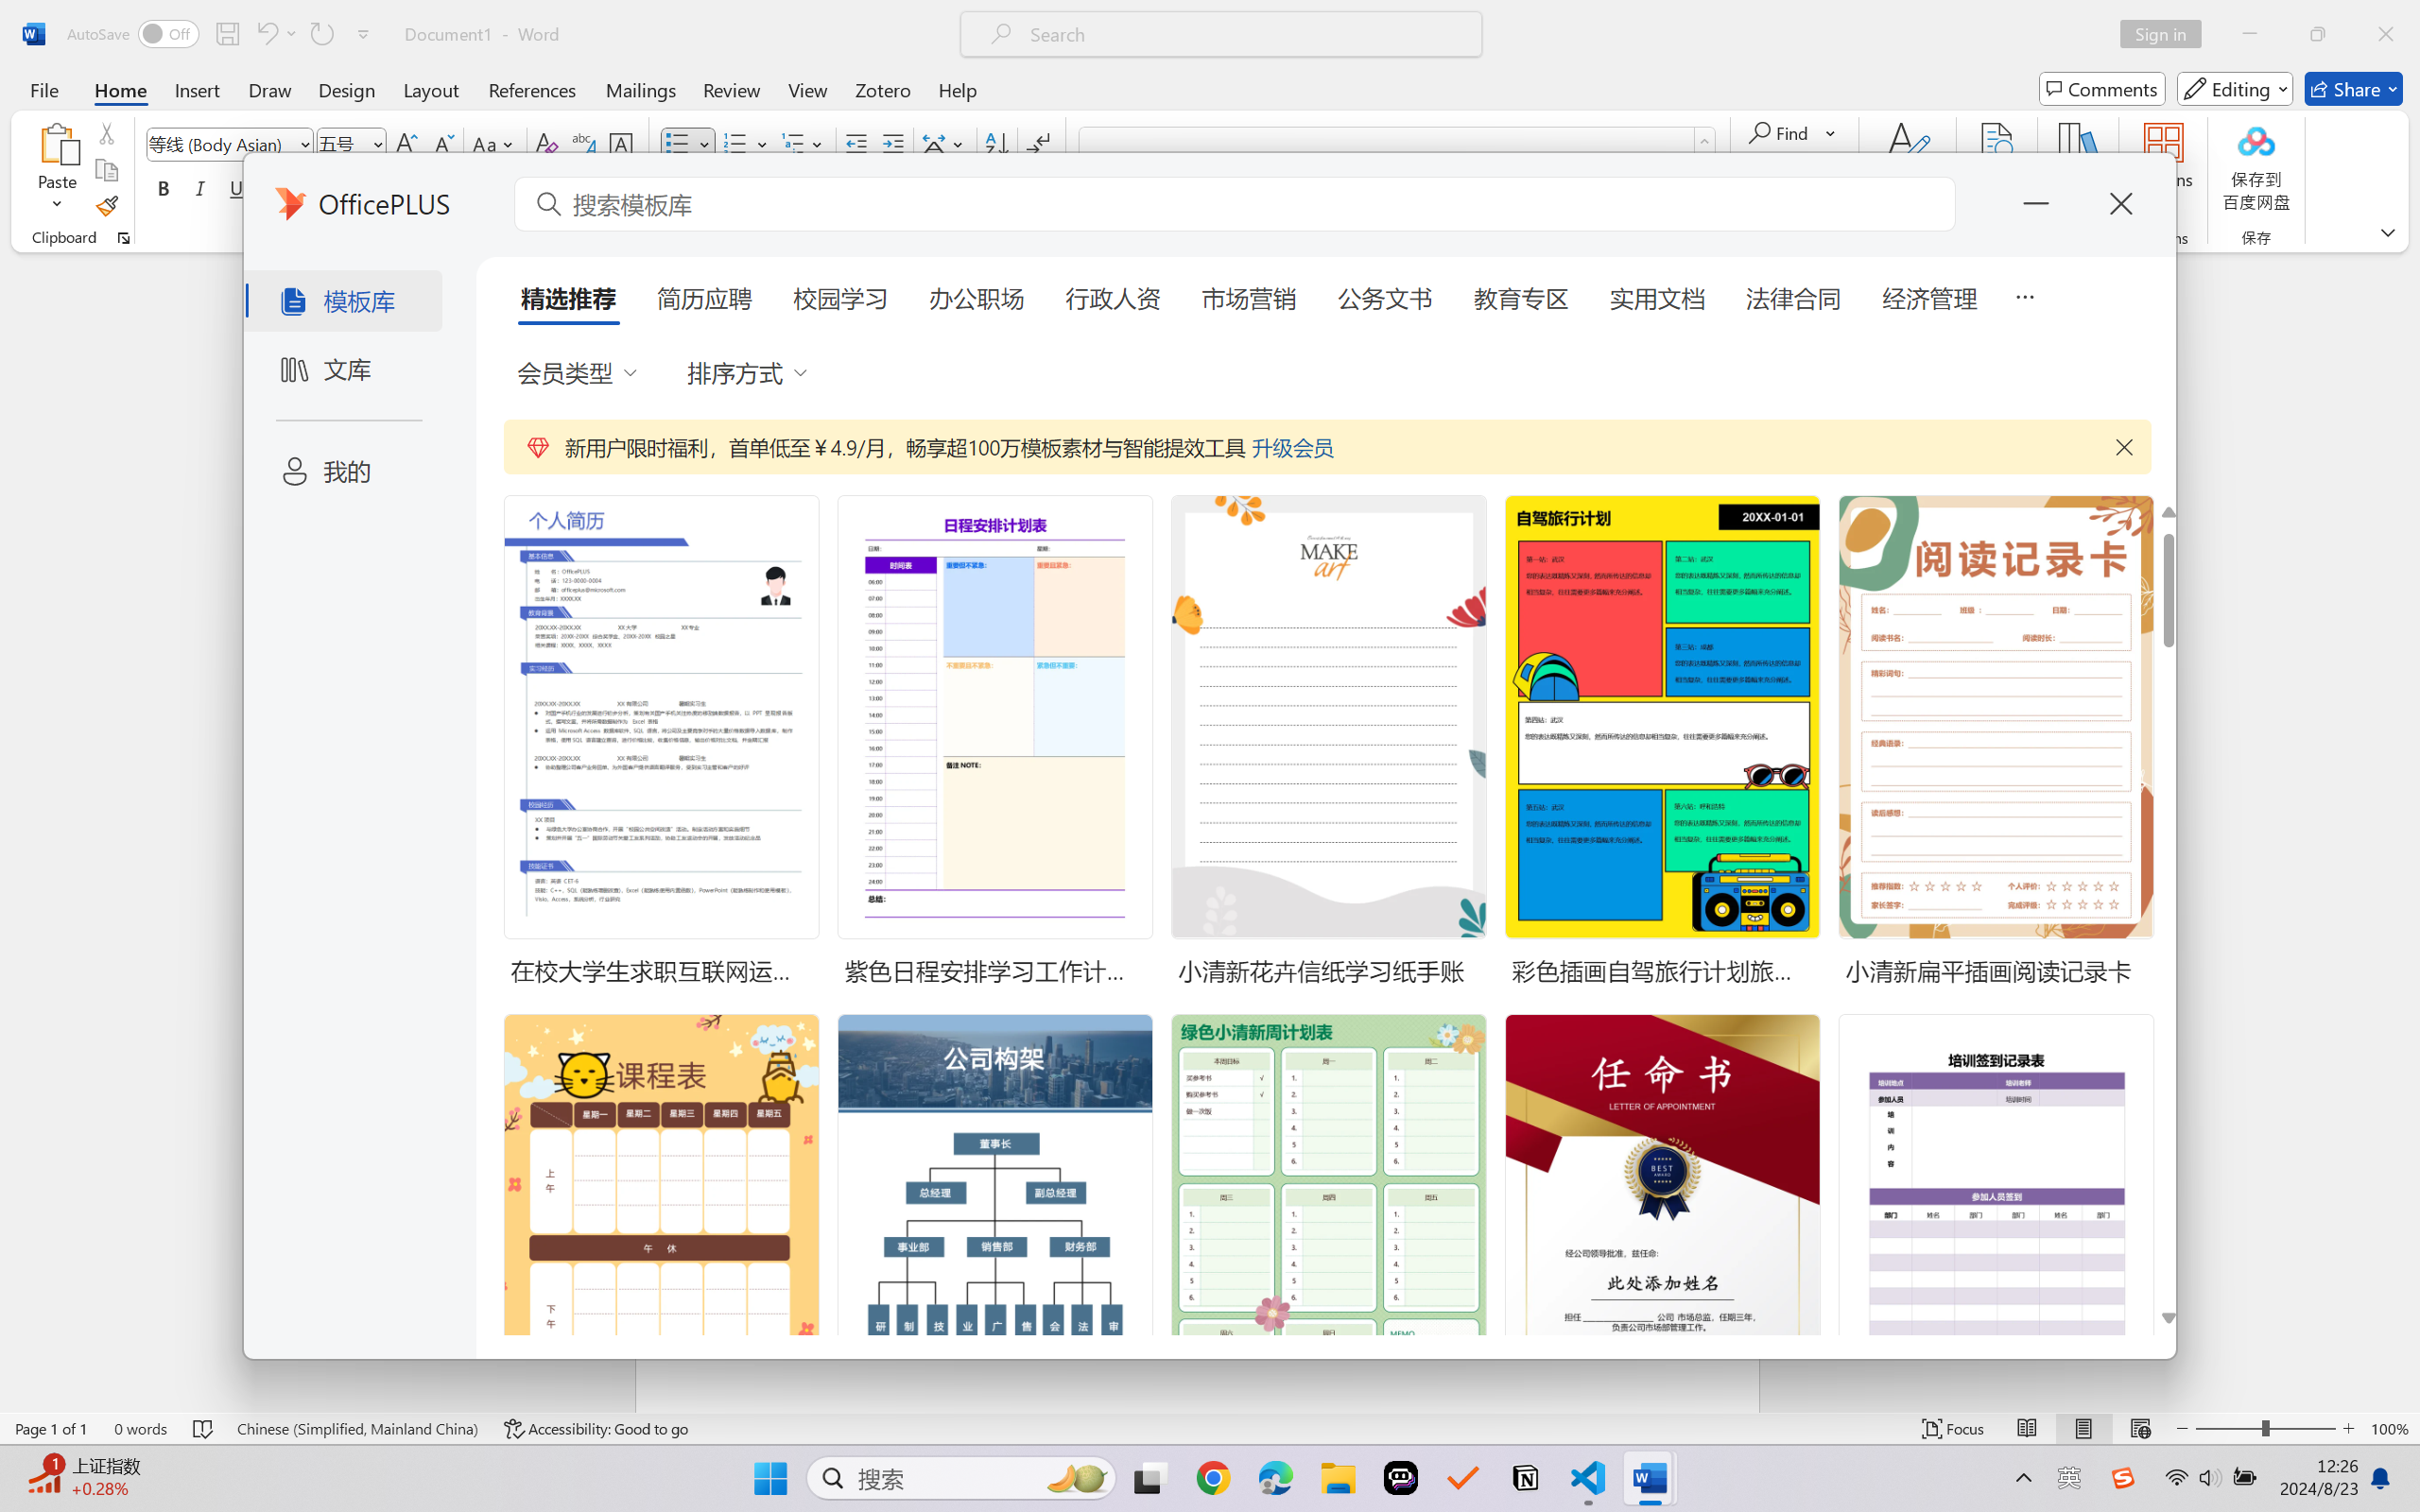 The image size is (2420, 1512). Describe the element at coordinates (2024, 294) in the screenshot. I see `'5 more tabs'` at that location.